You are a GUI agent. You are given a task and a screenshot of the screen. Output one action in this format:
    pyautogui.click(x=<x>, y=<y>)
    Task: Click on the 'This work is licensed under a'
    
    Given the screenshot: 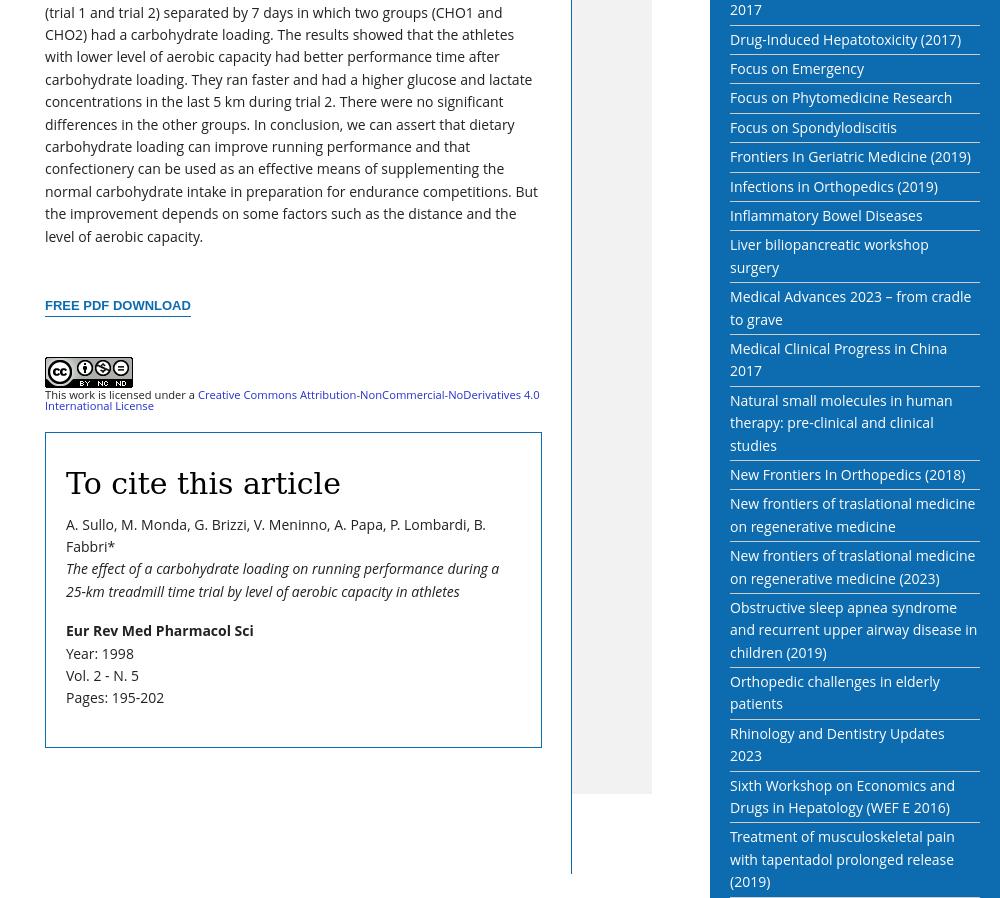 What is the action you would take?
    pyautogui.click(x=120, y=394)
    